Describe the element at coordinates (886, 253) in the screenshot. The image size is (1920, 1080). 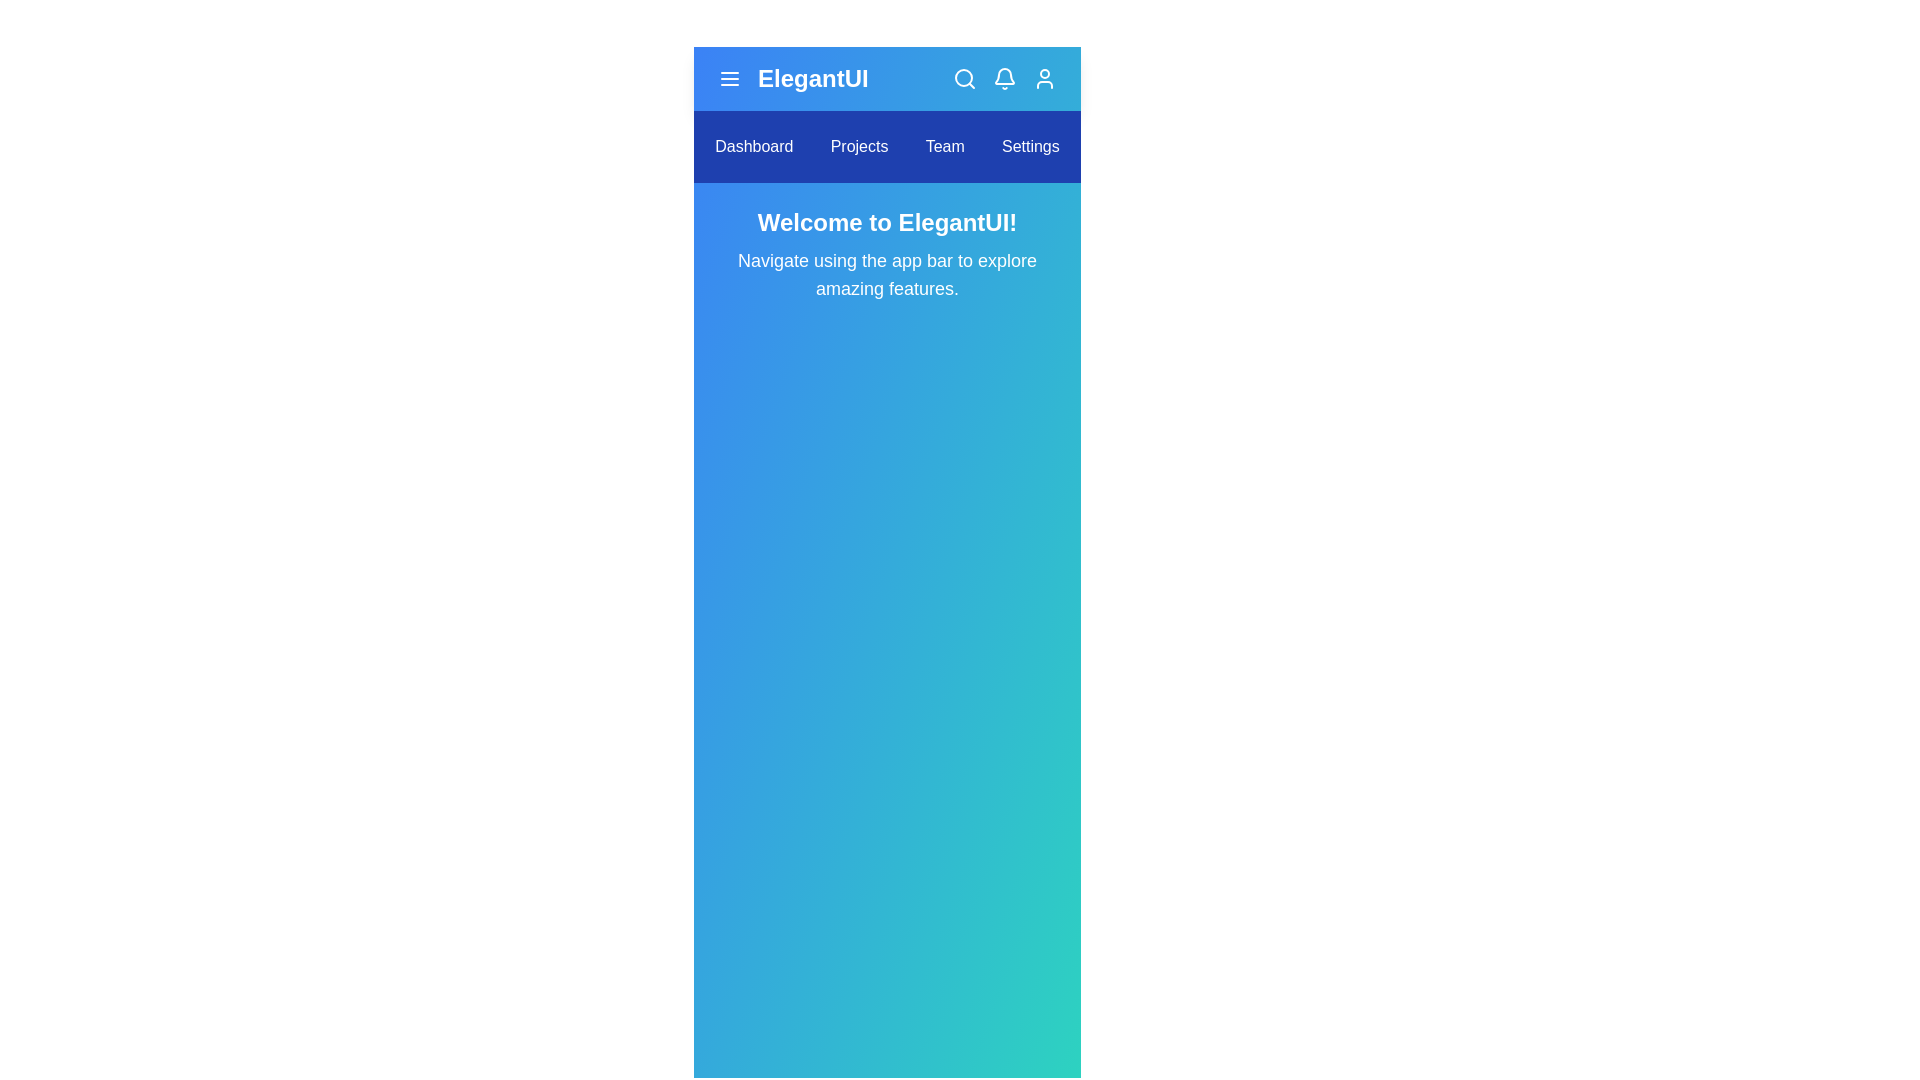
I see `the text content area and read the displayed message` at that location.